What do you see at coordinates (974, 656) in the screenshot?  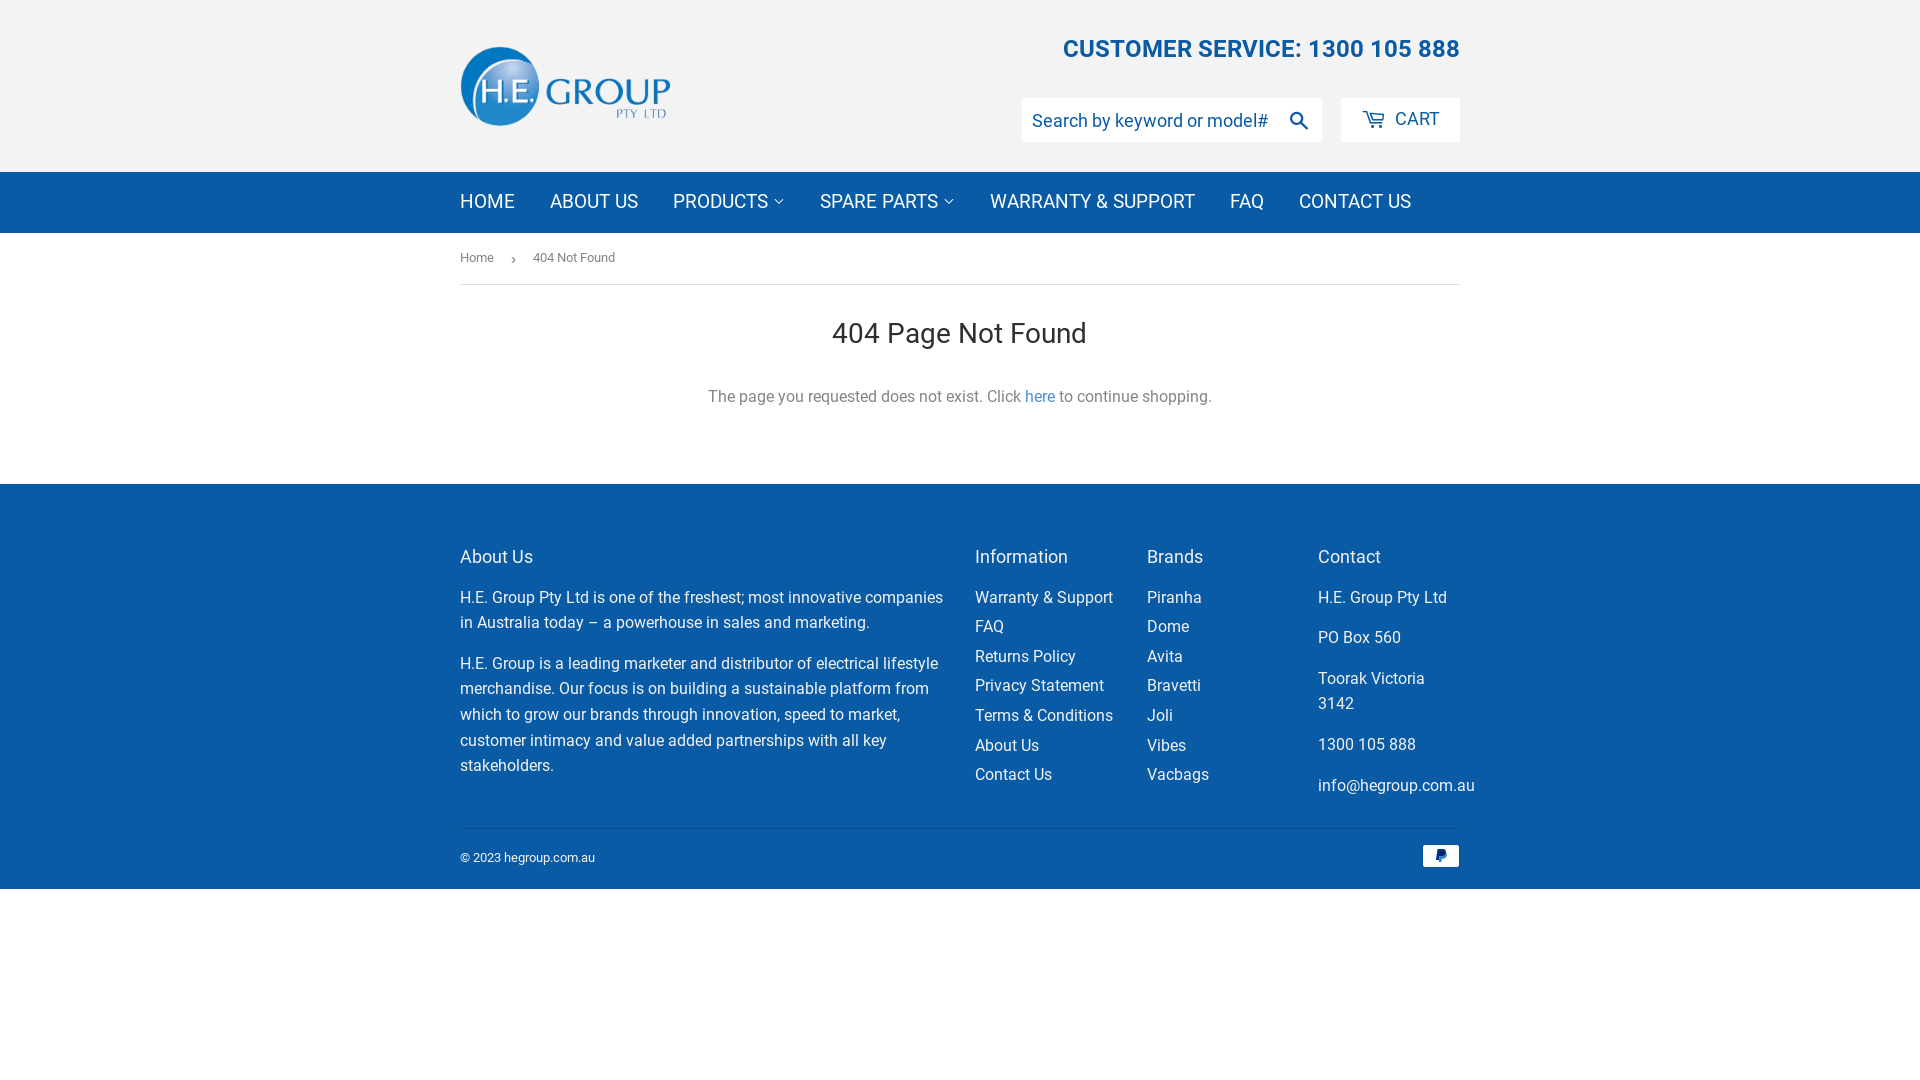 I see `'Returns Policy'` at bounding box center [974, 656].